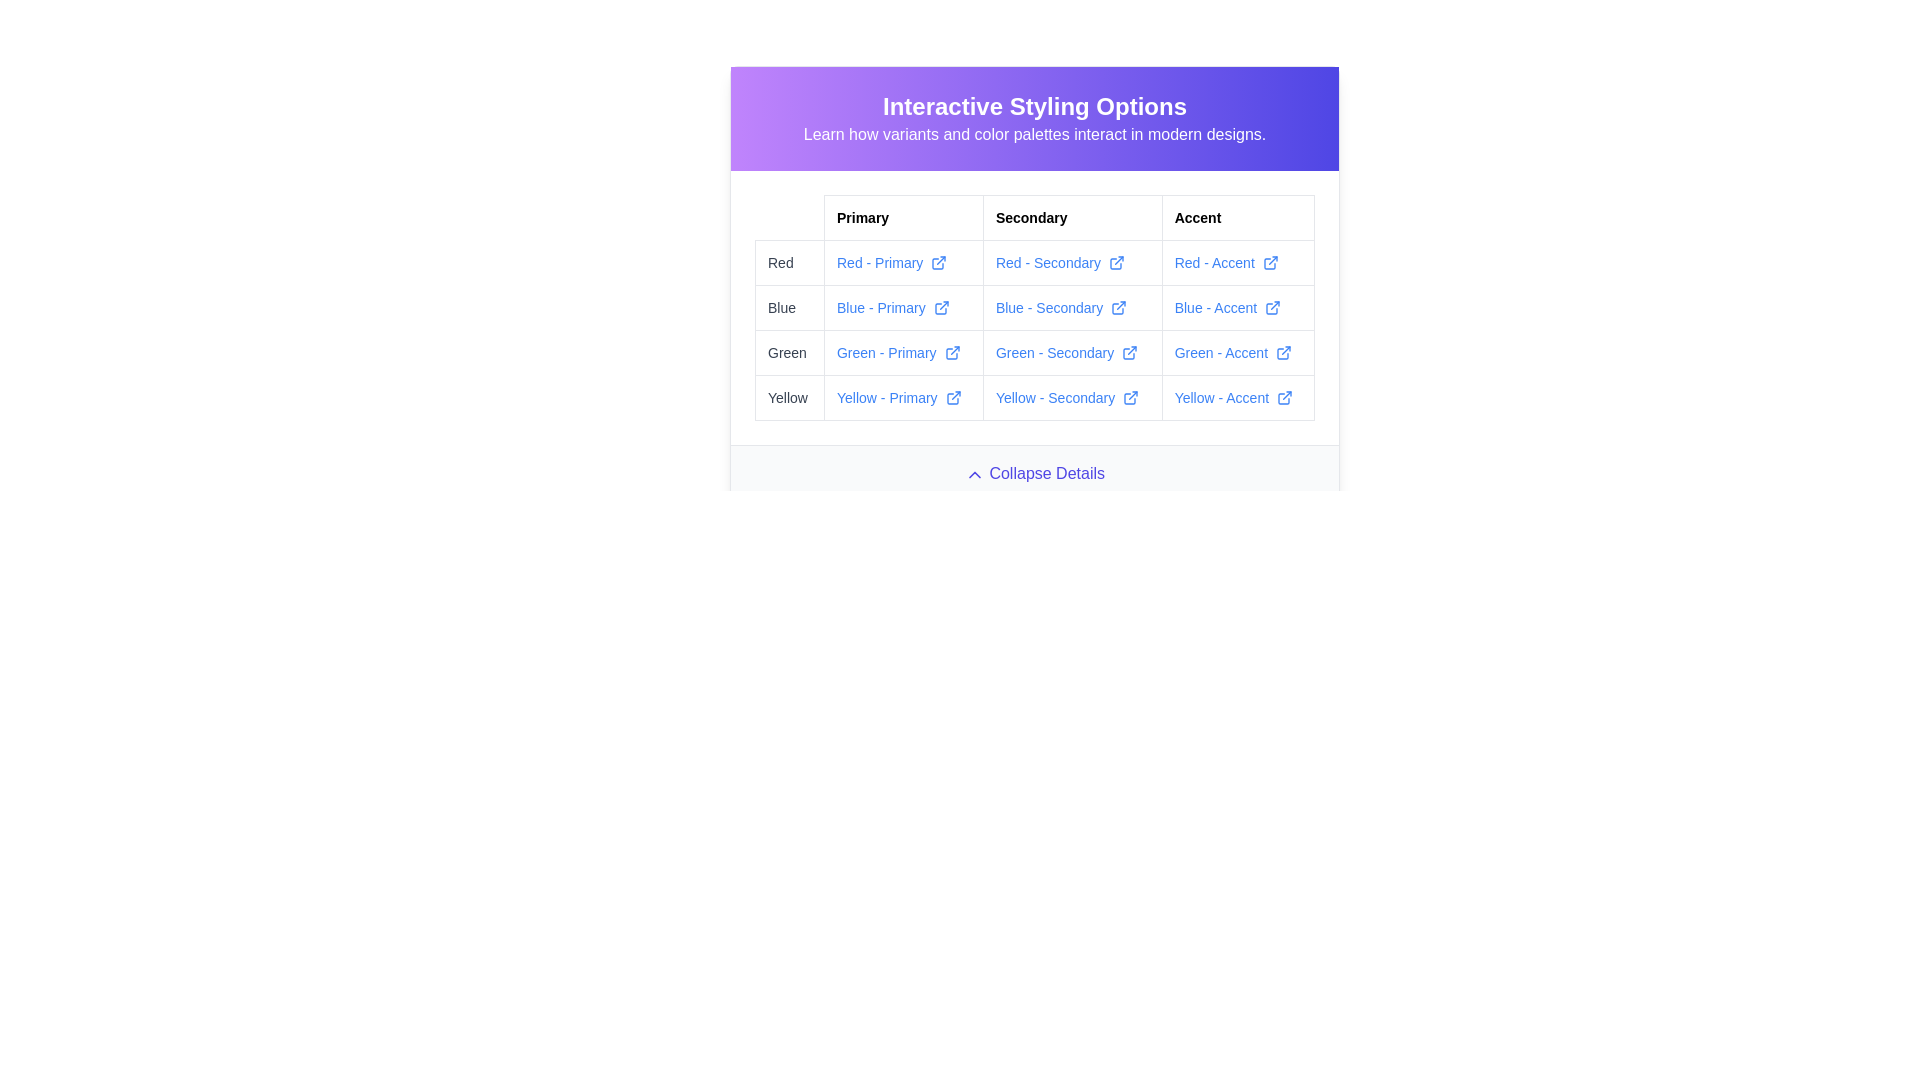 The width and height of the screenshot is (1920, 1080). Describe the element at coordinates (789, 397) in the screenshot. I see `the static text label displaying 'Yellow', which is styled with light gray text color and is located in the first column of the last row of a structured table under the 'Primary' header` at that location.